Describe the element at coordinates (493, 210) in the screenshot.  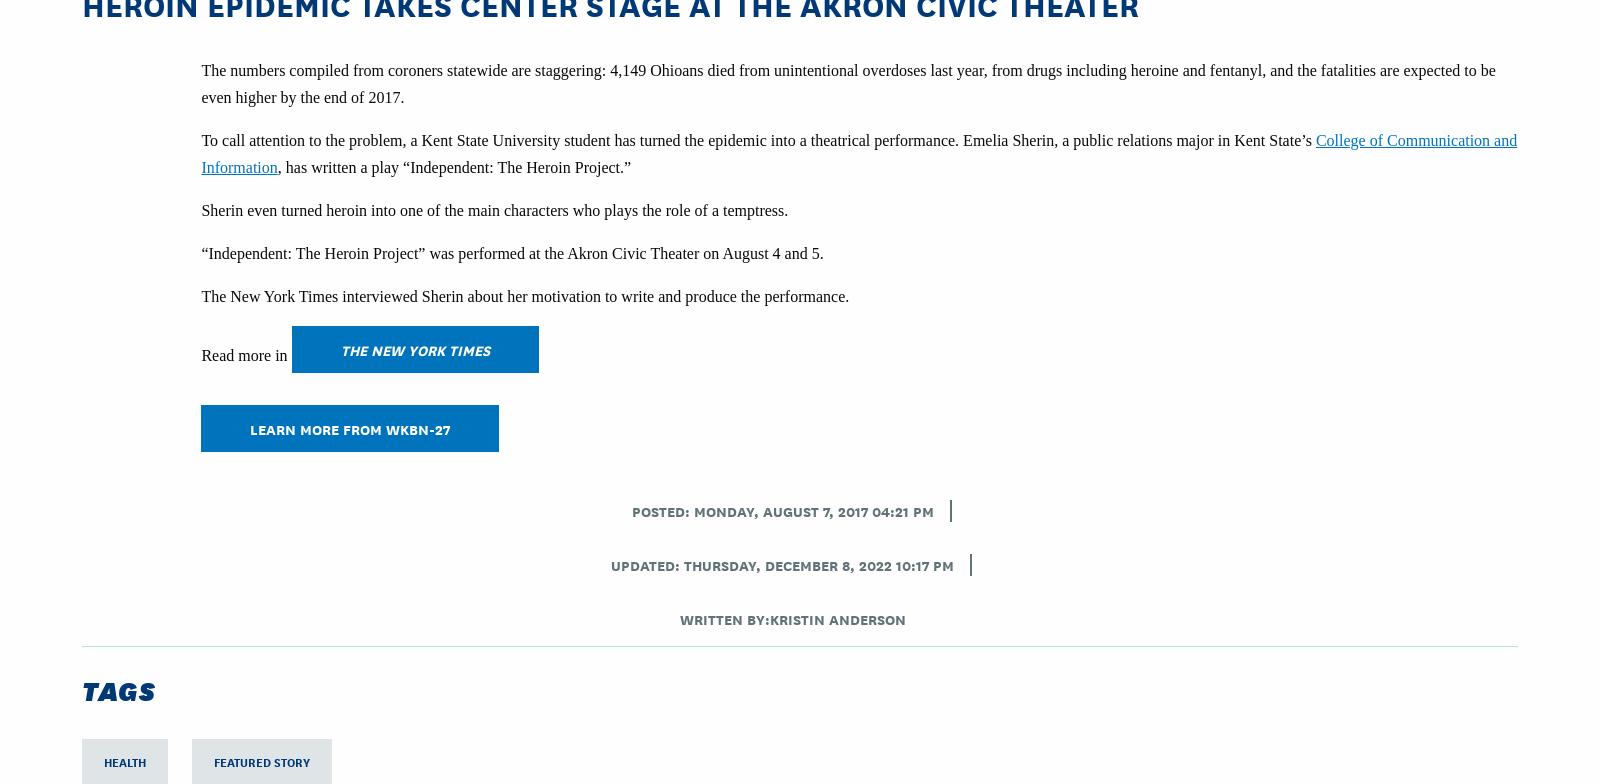
I see `'Sherin even turned heroin into one of the main characters who plays the role of a temptress.'` at that location.